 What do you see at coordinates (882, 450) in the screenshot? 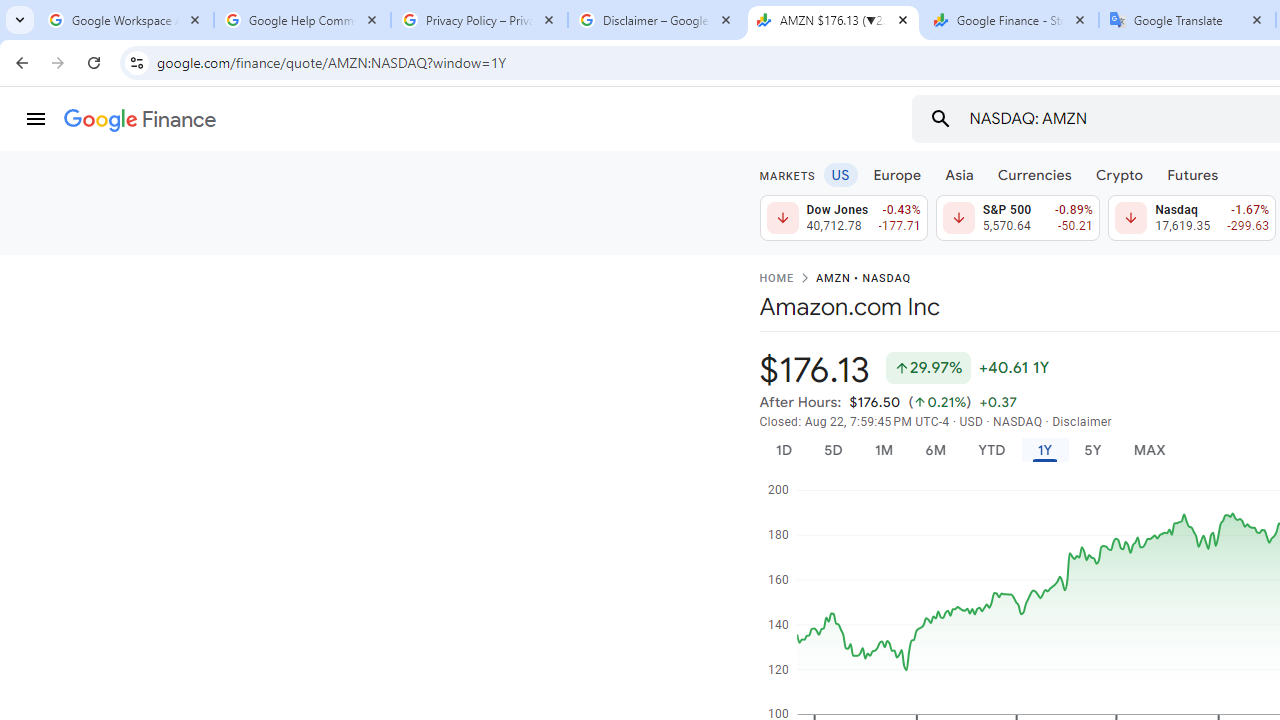
I see `'1M'` at bounding box center [882, 450].